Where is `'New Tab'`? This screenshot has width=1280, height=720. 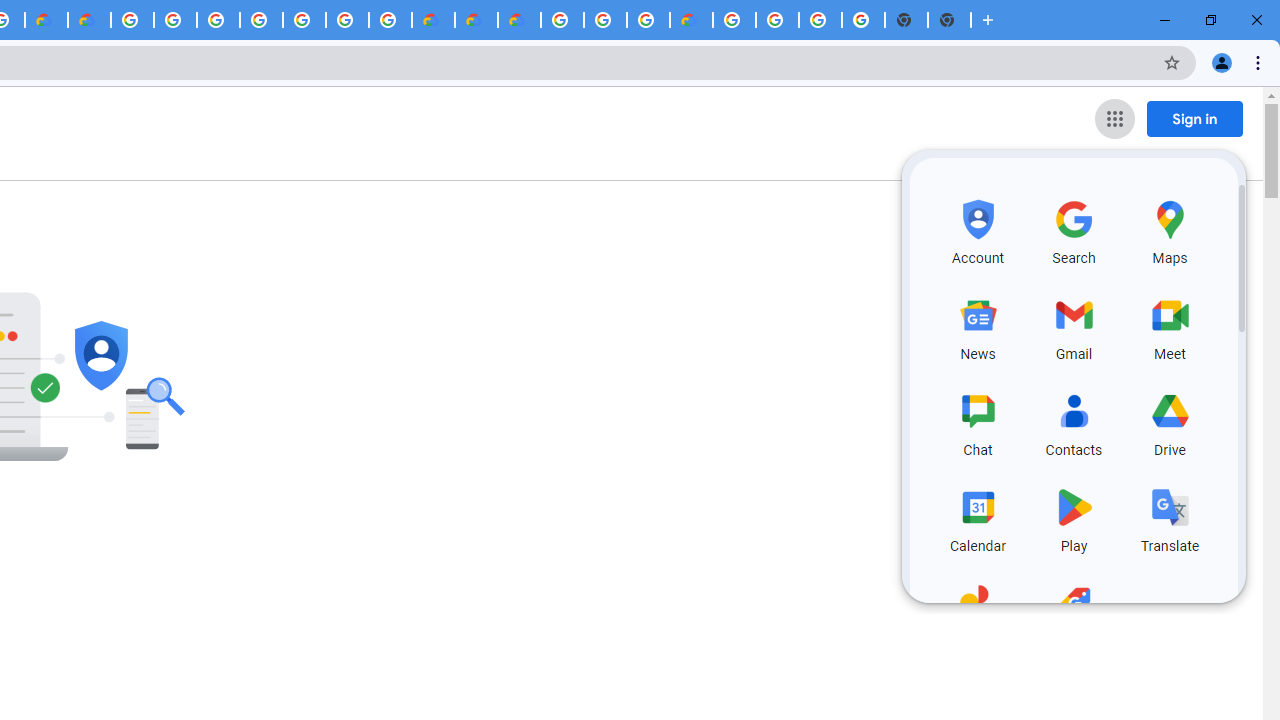 'New Tab' is located at coordinates (988, 20).